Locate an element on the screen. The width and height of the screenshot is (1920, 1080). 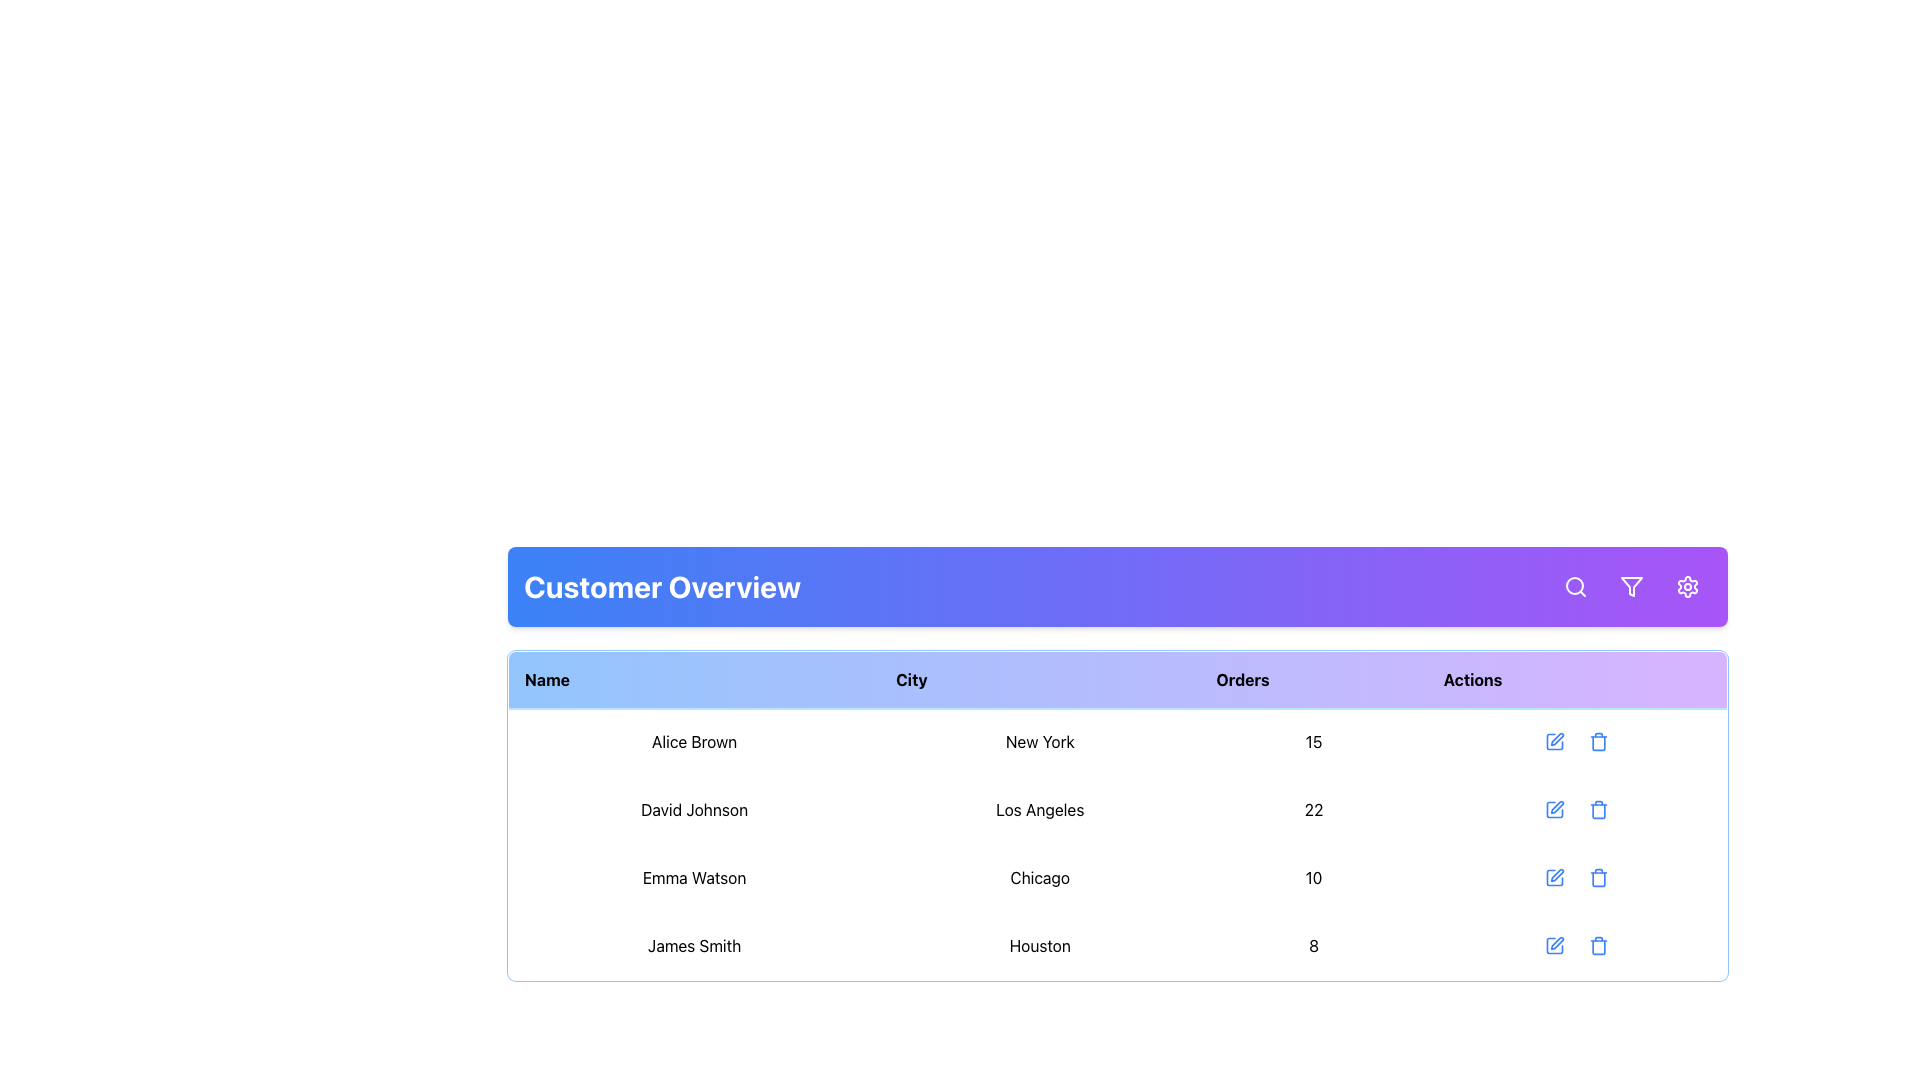
text displayed as '10' in bold, located in the third row of the table under the 'Orders' column, aligned with 'Chicago' is located at coordinates (1314, 877).